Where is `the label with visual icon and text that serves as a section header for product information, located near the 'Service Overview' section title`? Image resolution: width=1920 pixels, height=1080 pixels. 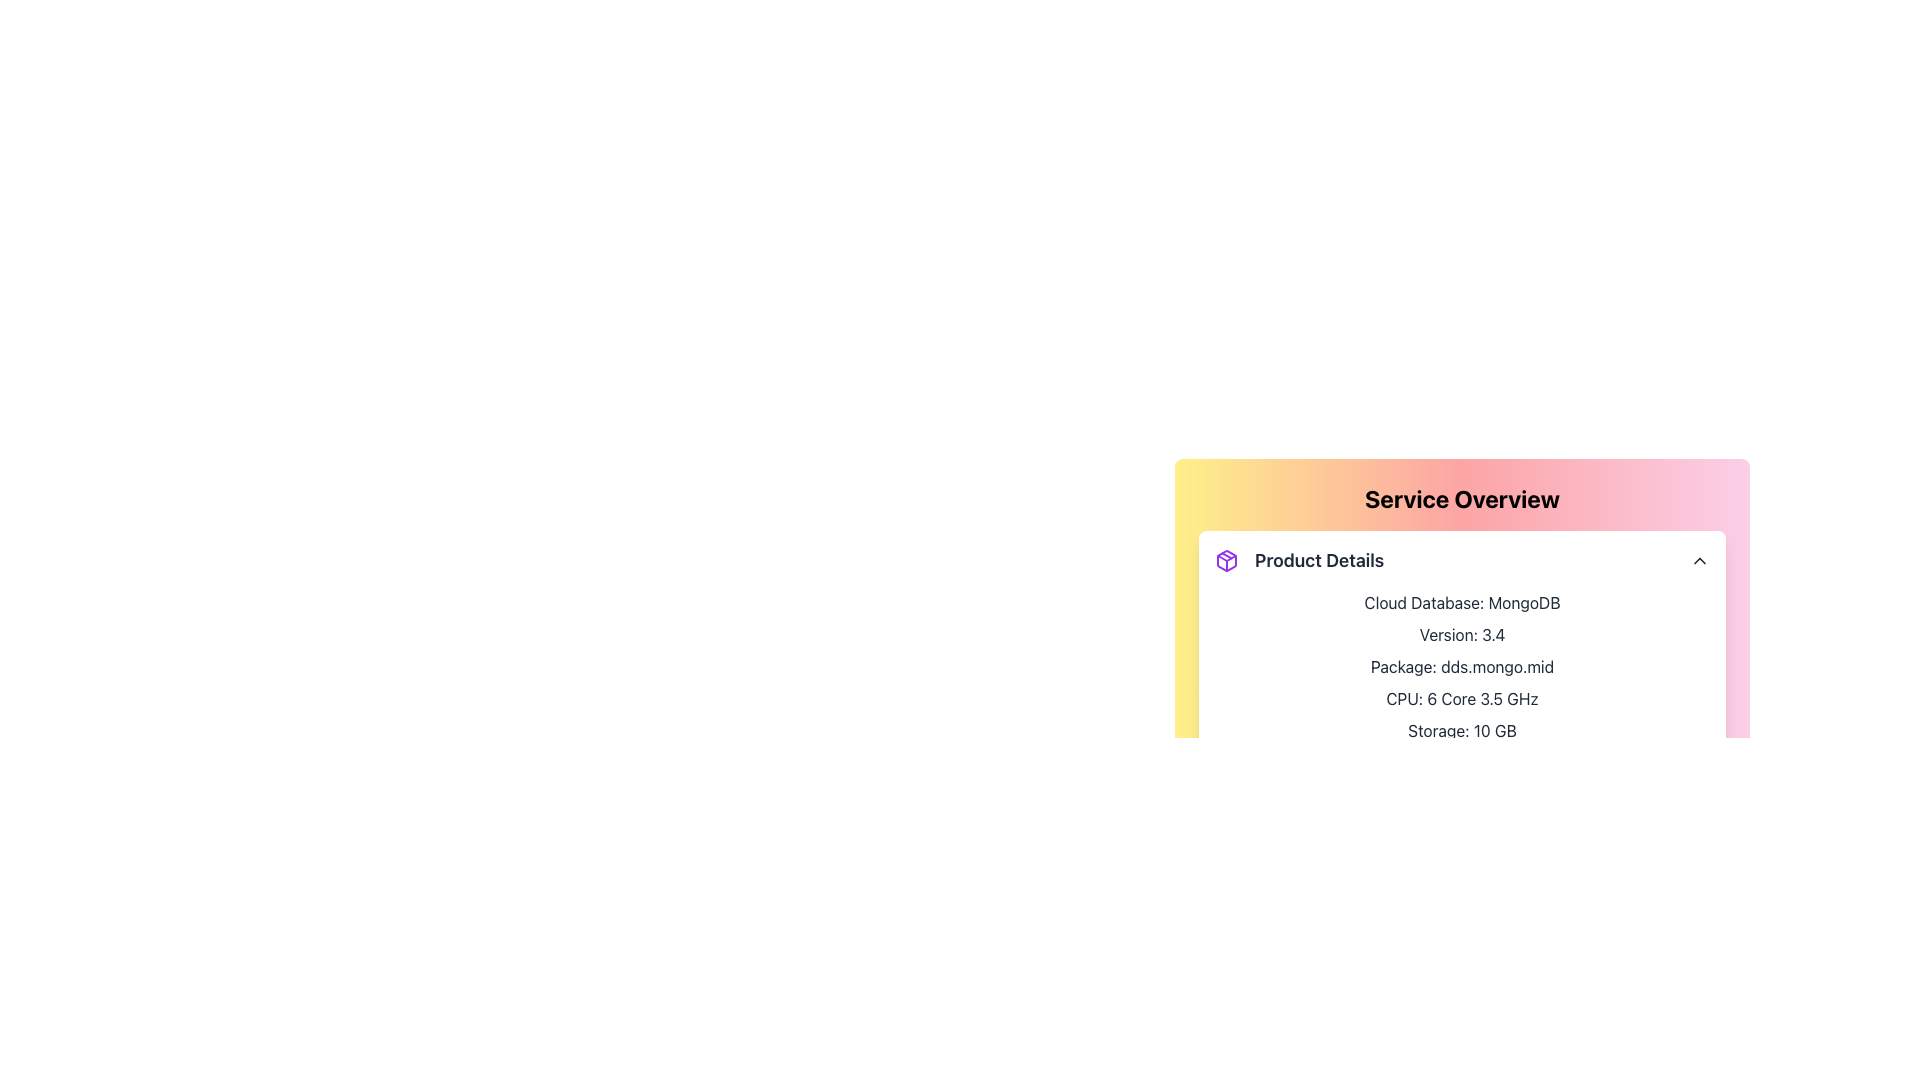 the label with visual icon and text that serves as a section header for product information, located near the 'Service Overview' section title is located at coordinates (1299, 560).